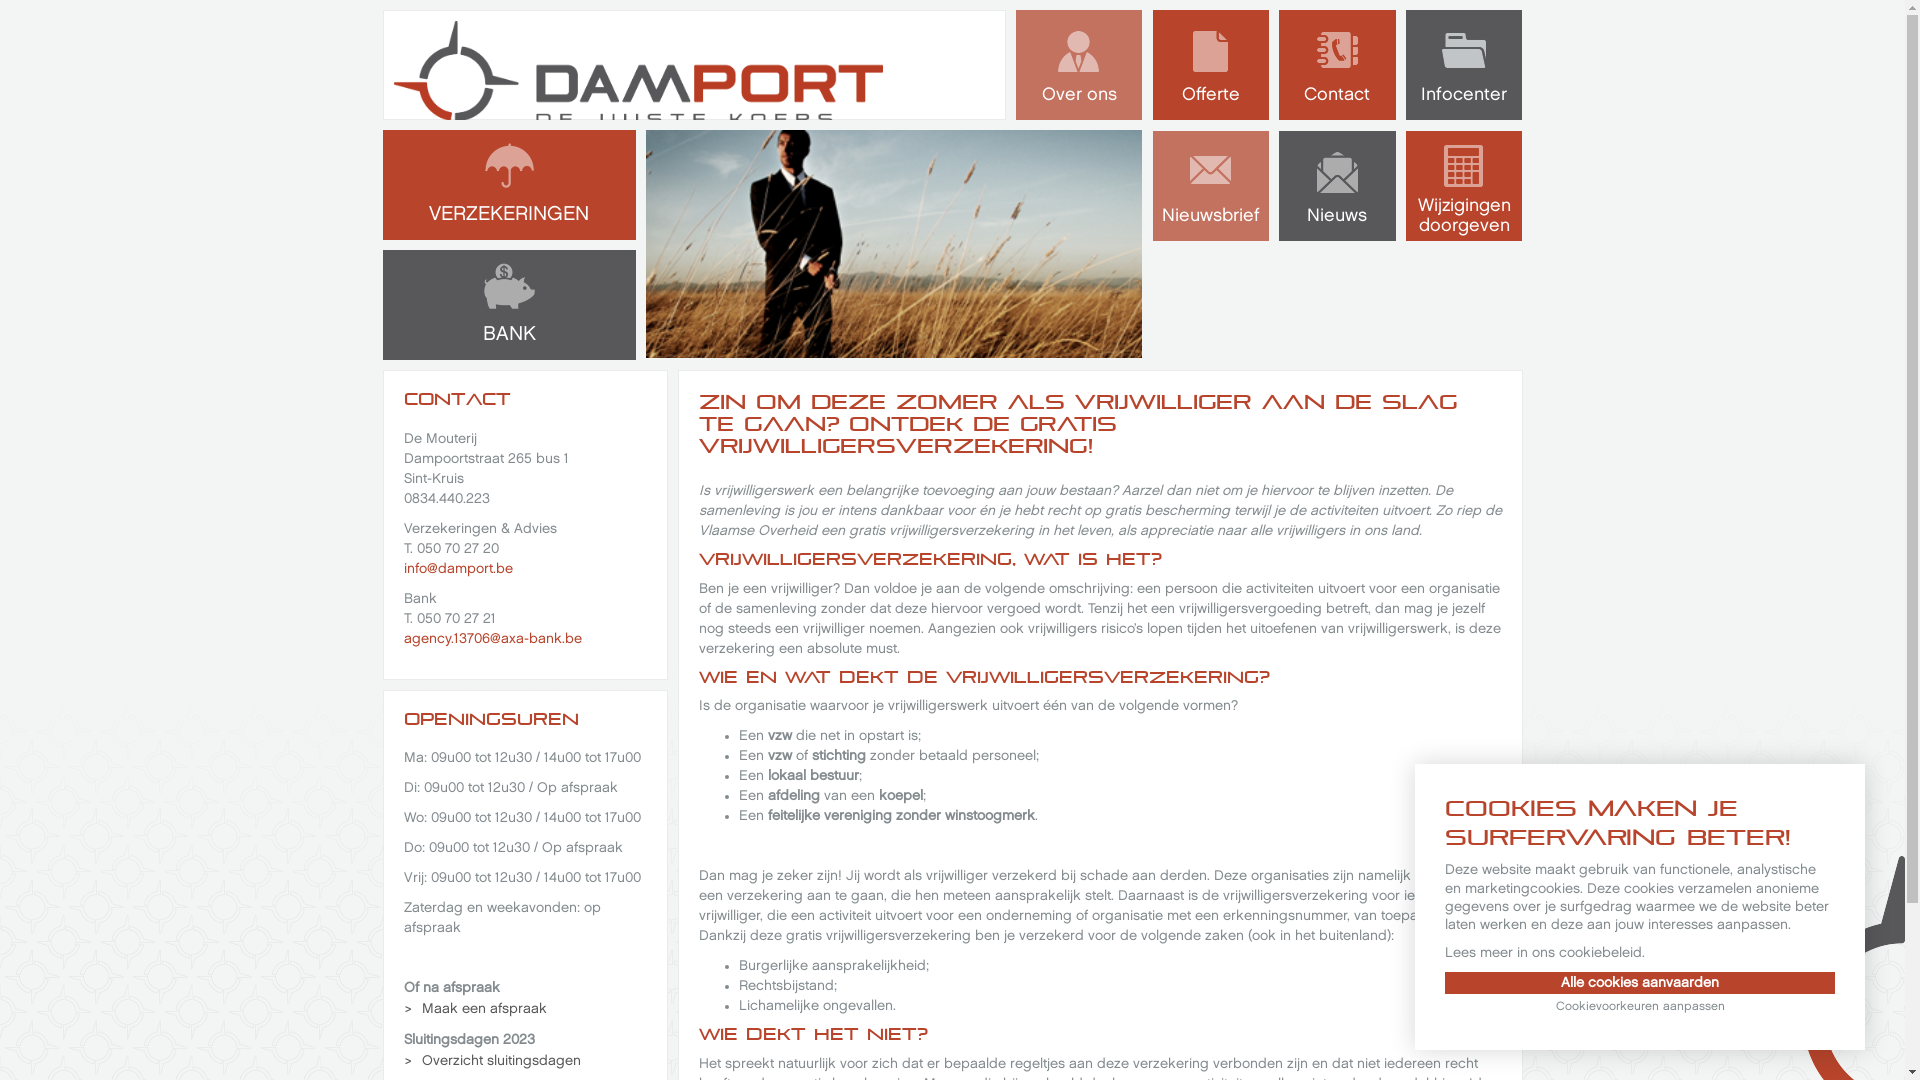 This screenshot has width=1920, height=1080. I want to click on 'VERZEKERINGEN', so click(508, 185).